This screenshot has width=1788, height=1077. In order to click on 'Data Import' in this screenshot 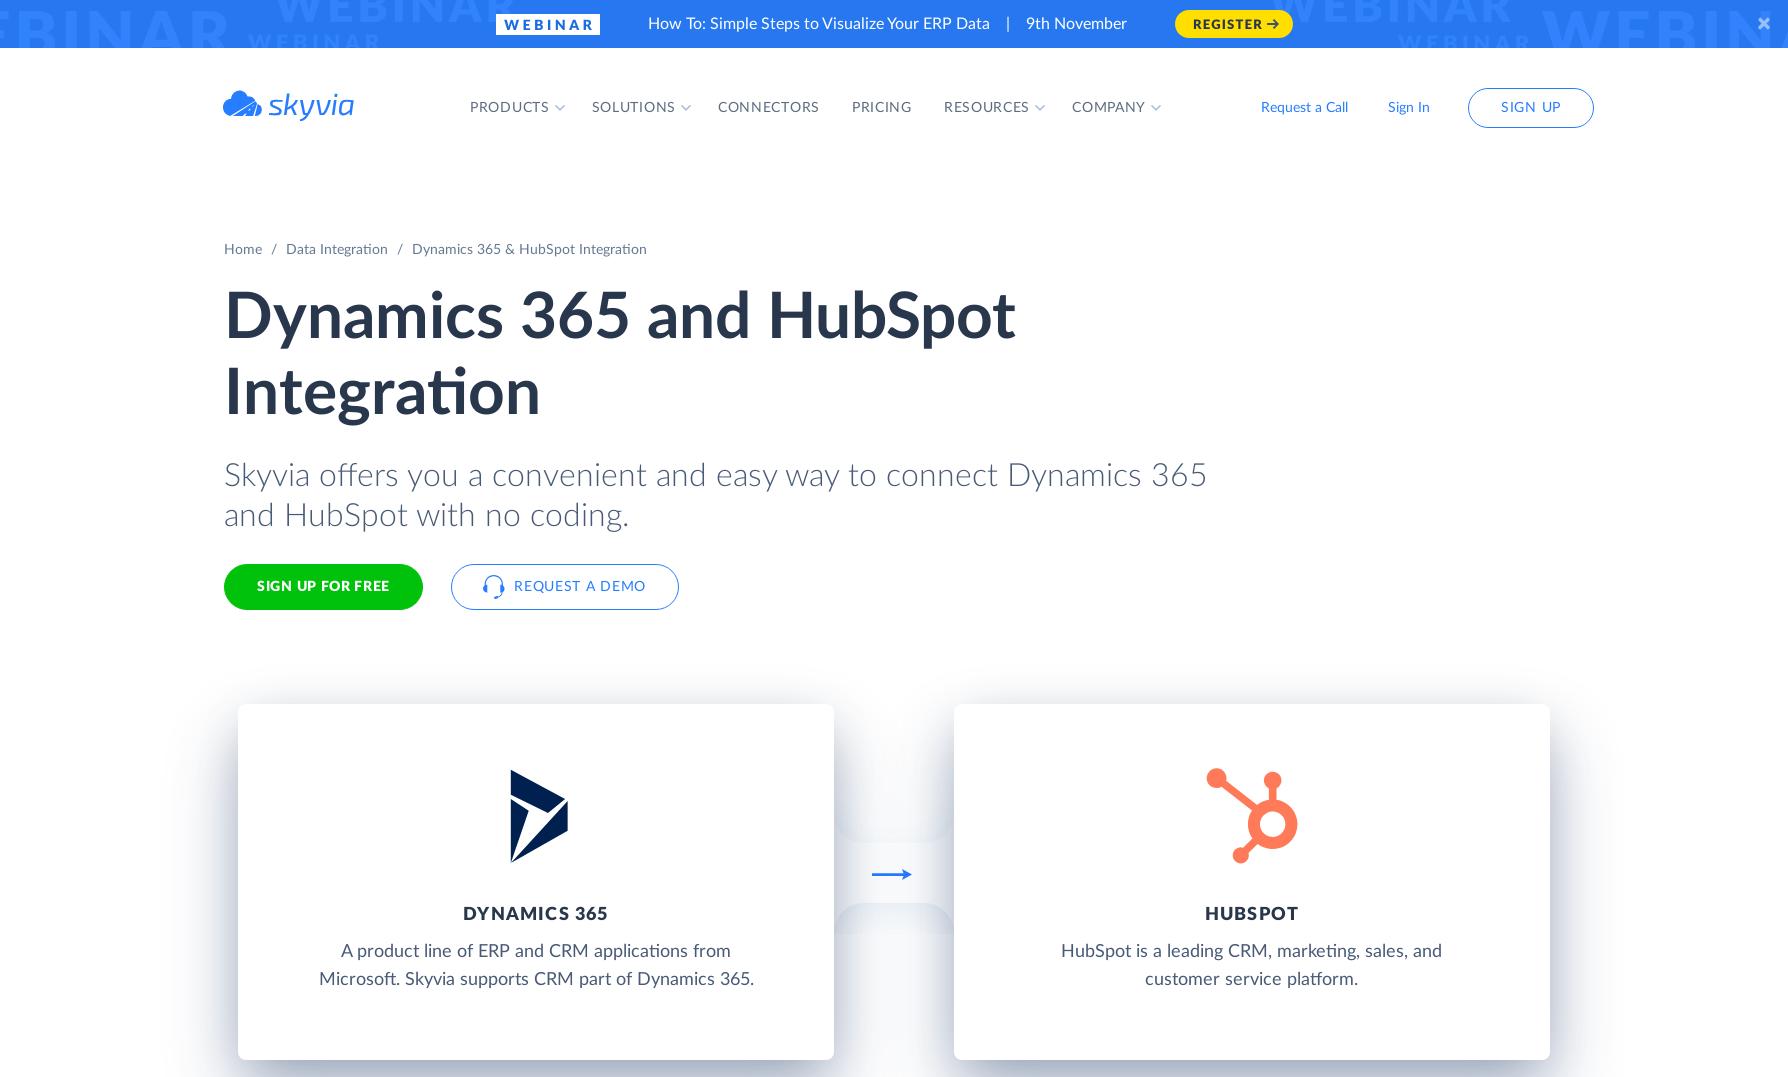, I will do `click(779, 275)`.